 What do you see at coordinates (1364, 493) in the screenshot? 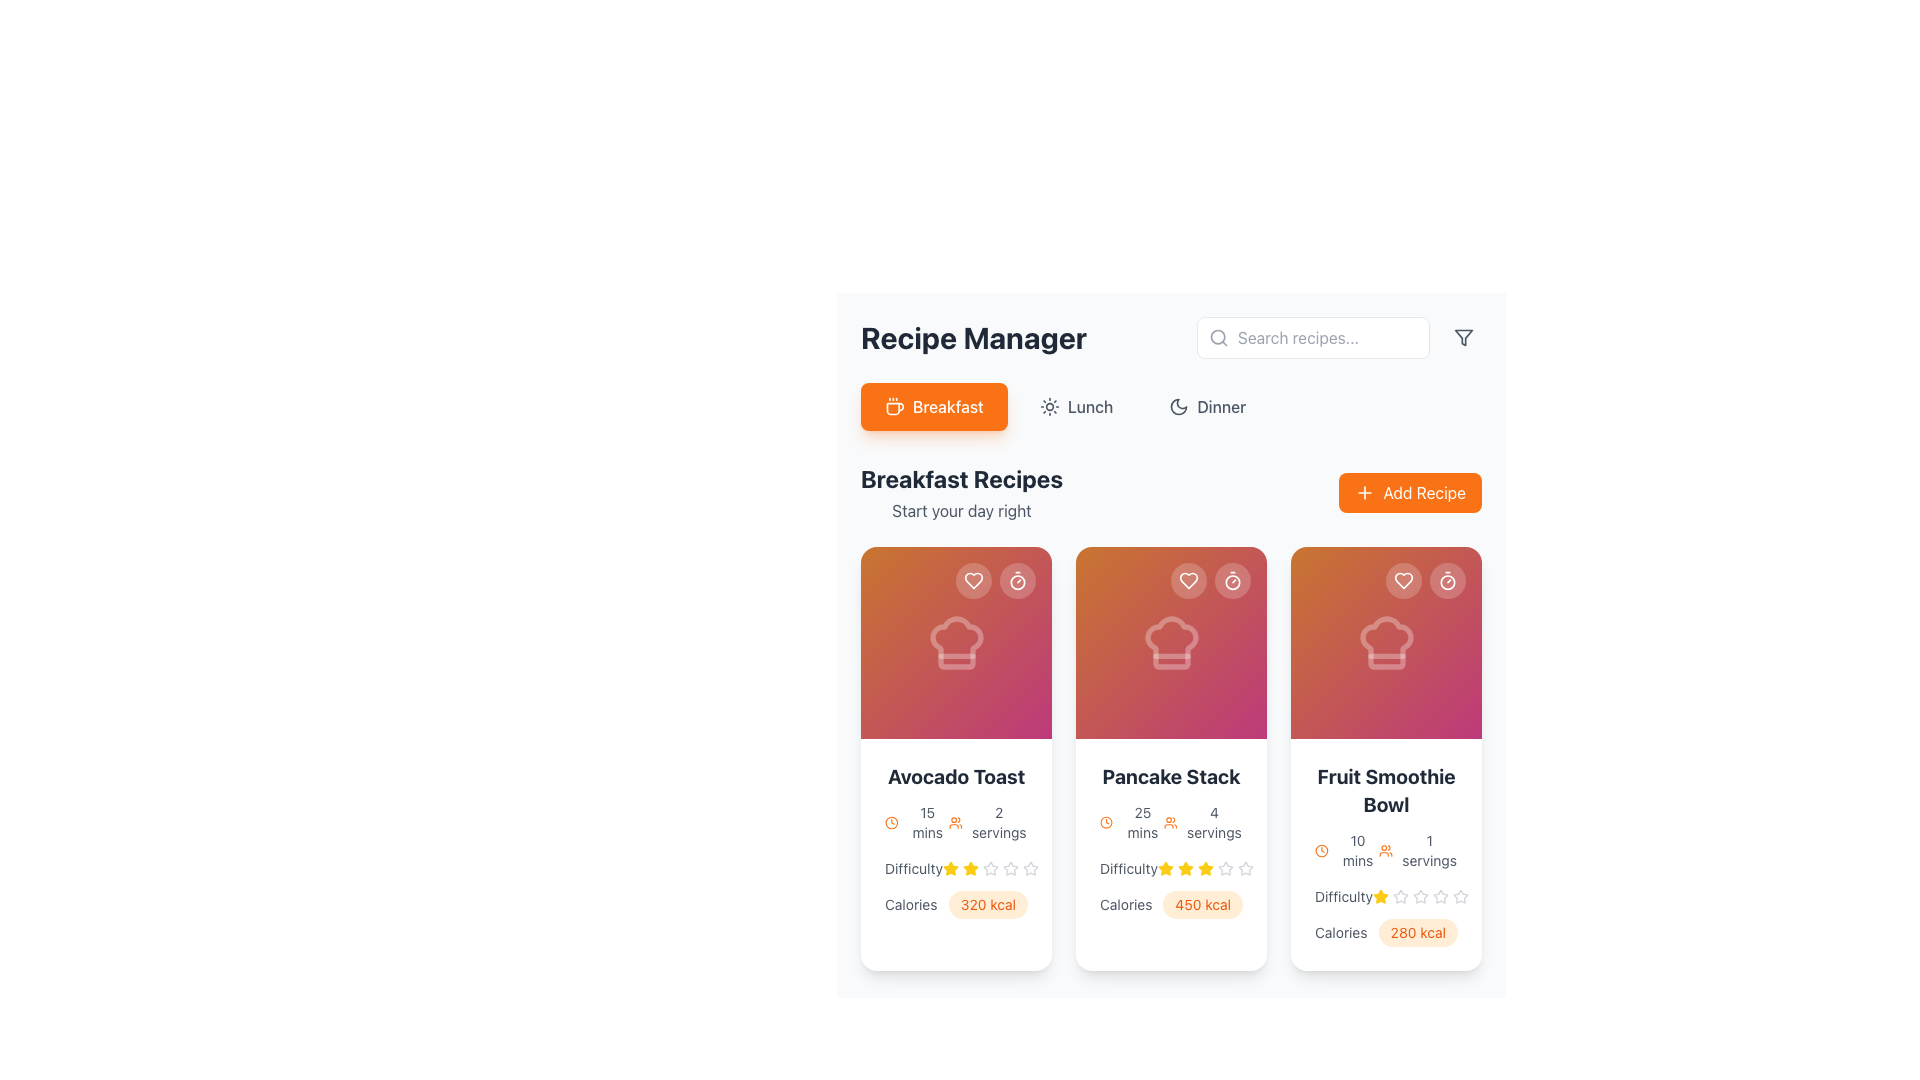
I see `the 'Add Recipe' button which contains a '+' icon on its right side` at bounding box center [1364, 493].